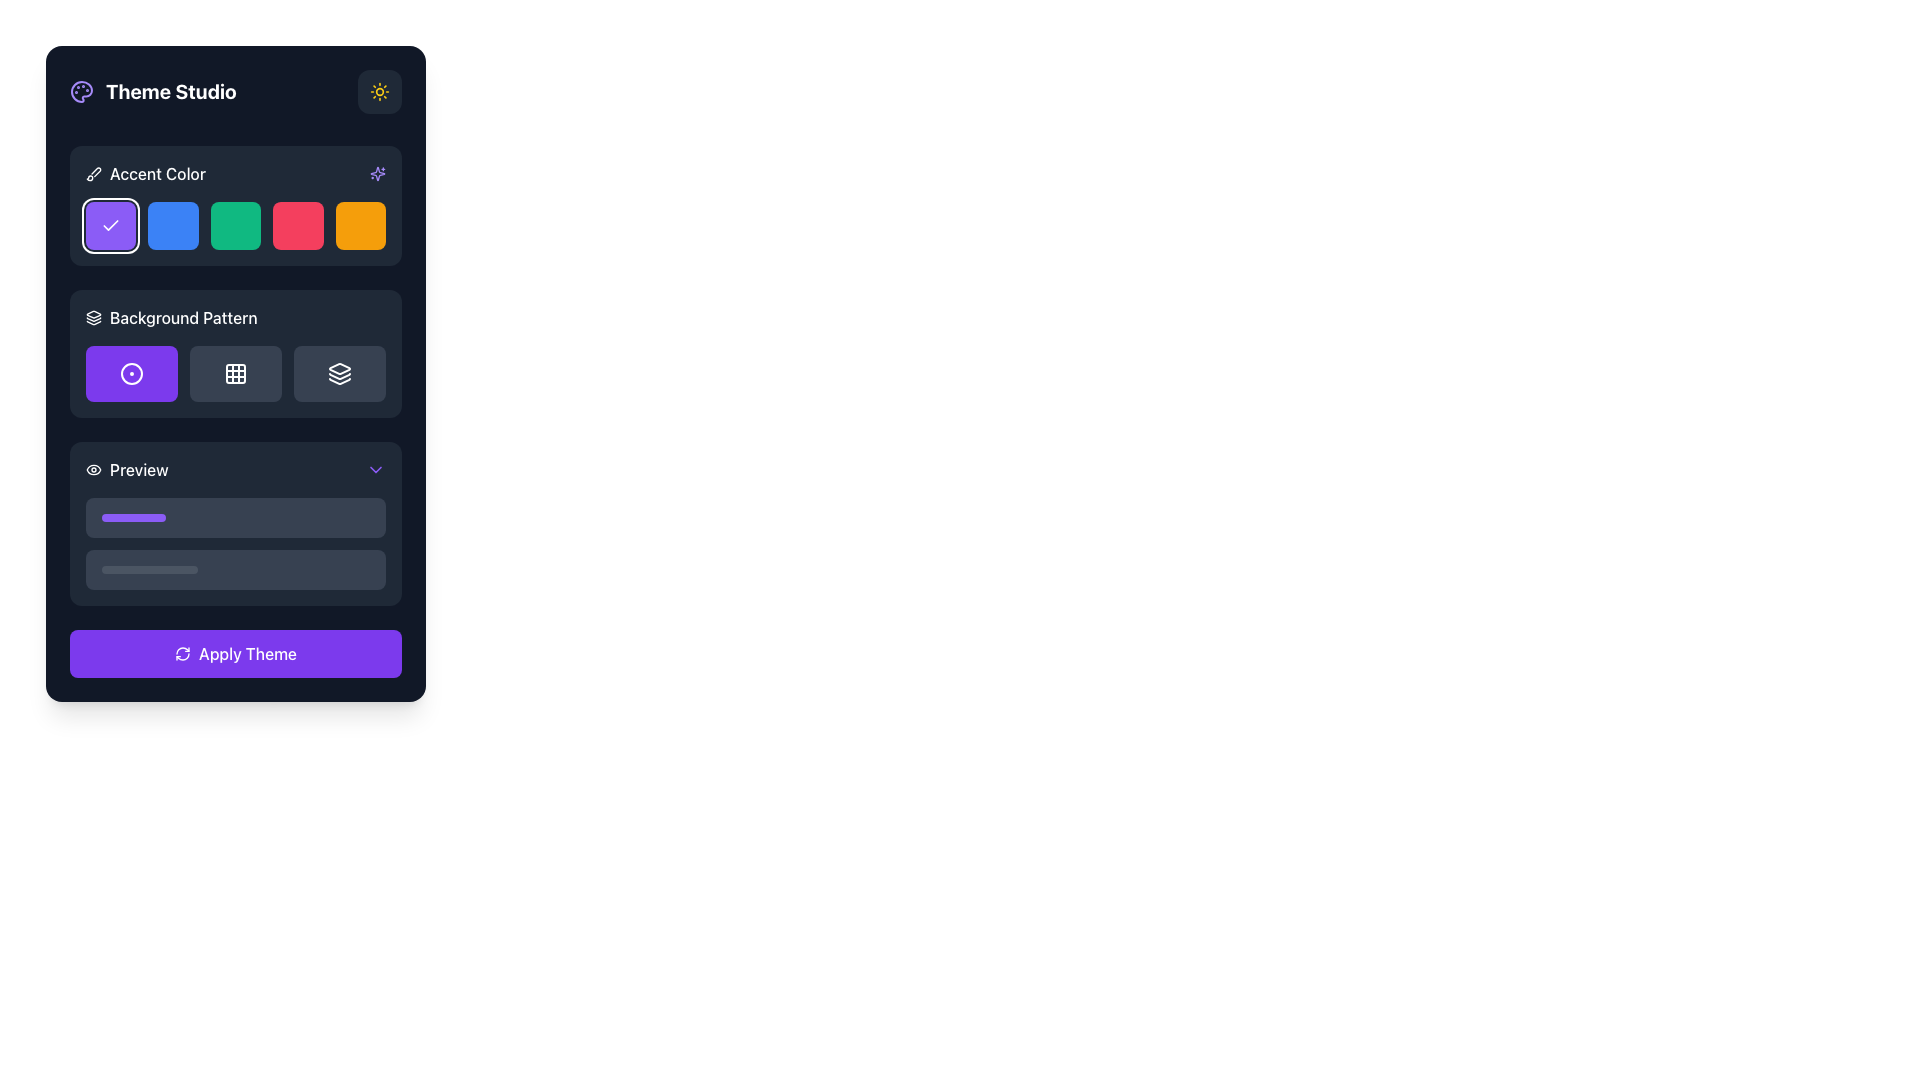 Image resolution: width=1920 pixels, height=1080 pixels. I want to click on the violet sparkling effect icon located to the right of the 'Theme Studio' title in the sidebar interface, so click(378, 172).